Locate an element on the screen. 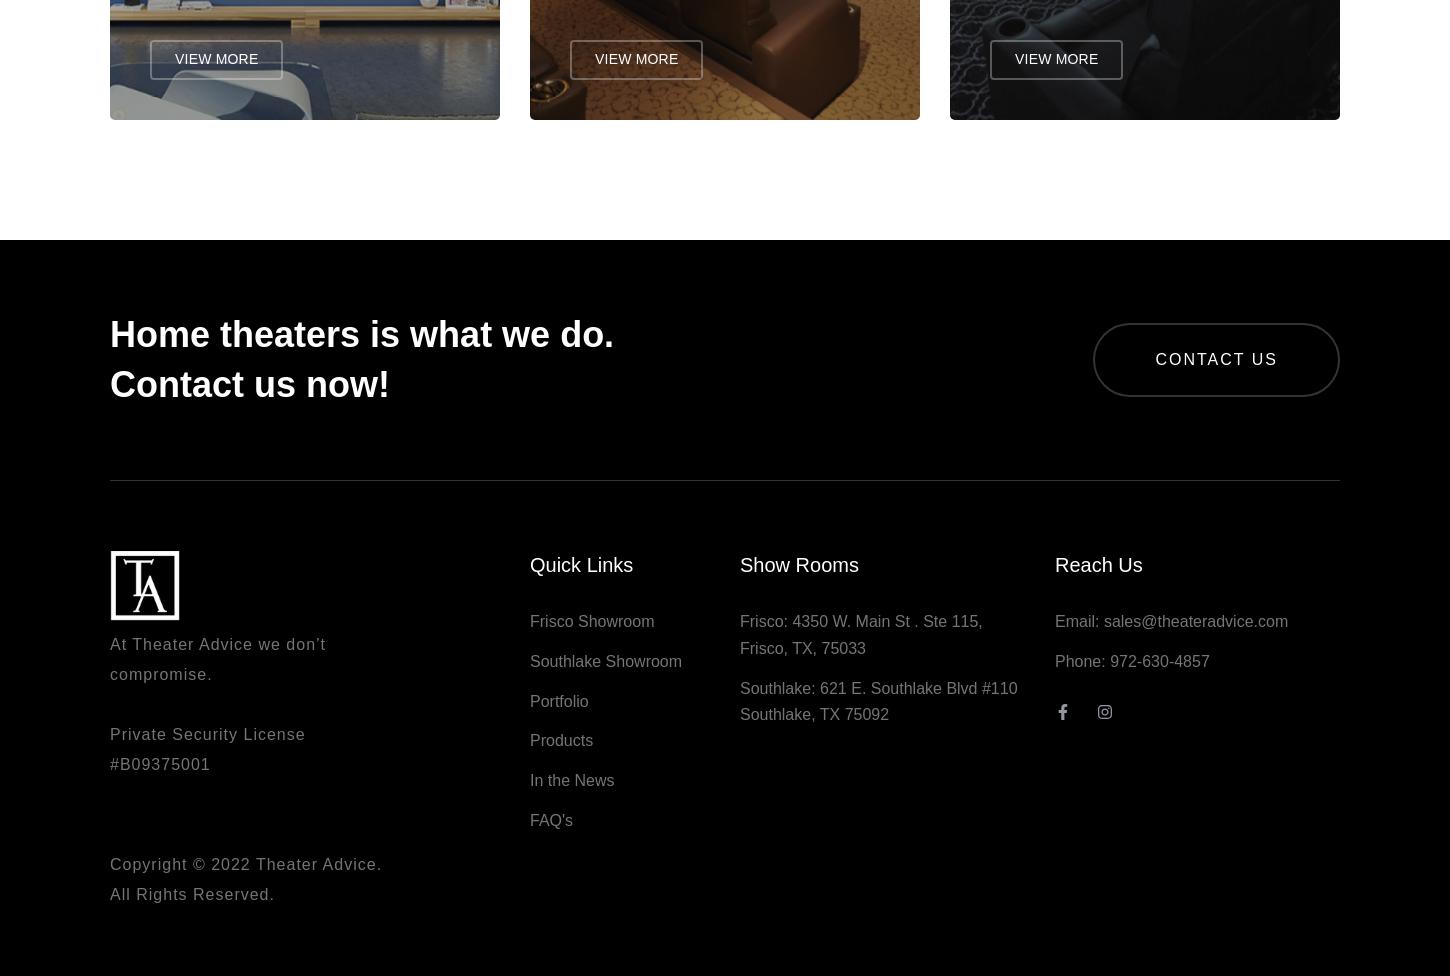 This screenshot has width=1450, height=976. 'sales@theateradvice.com' is located at coordinates (1102, 630).